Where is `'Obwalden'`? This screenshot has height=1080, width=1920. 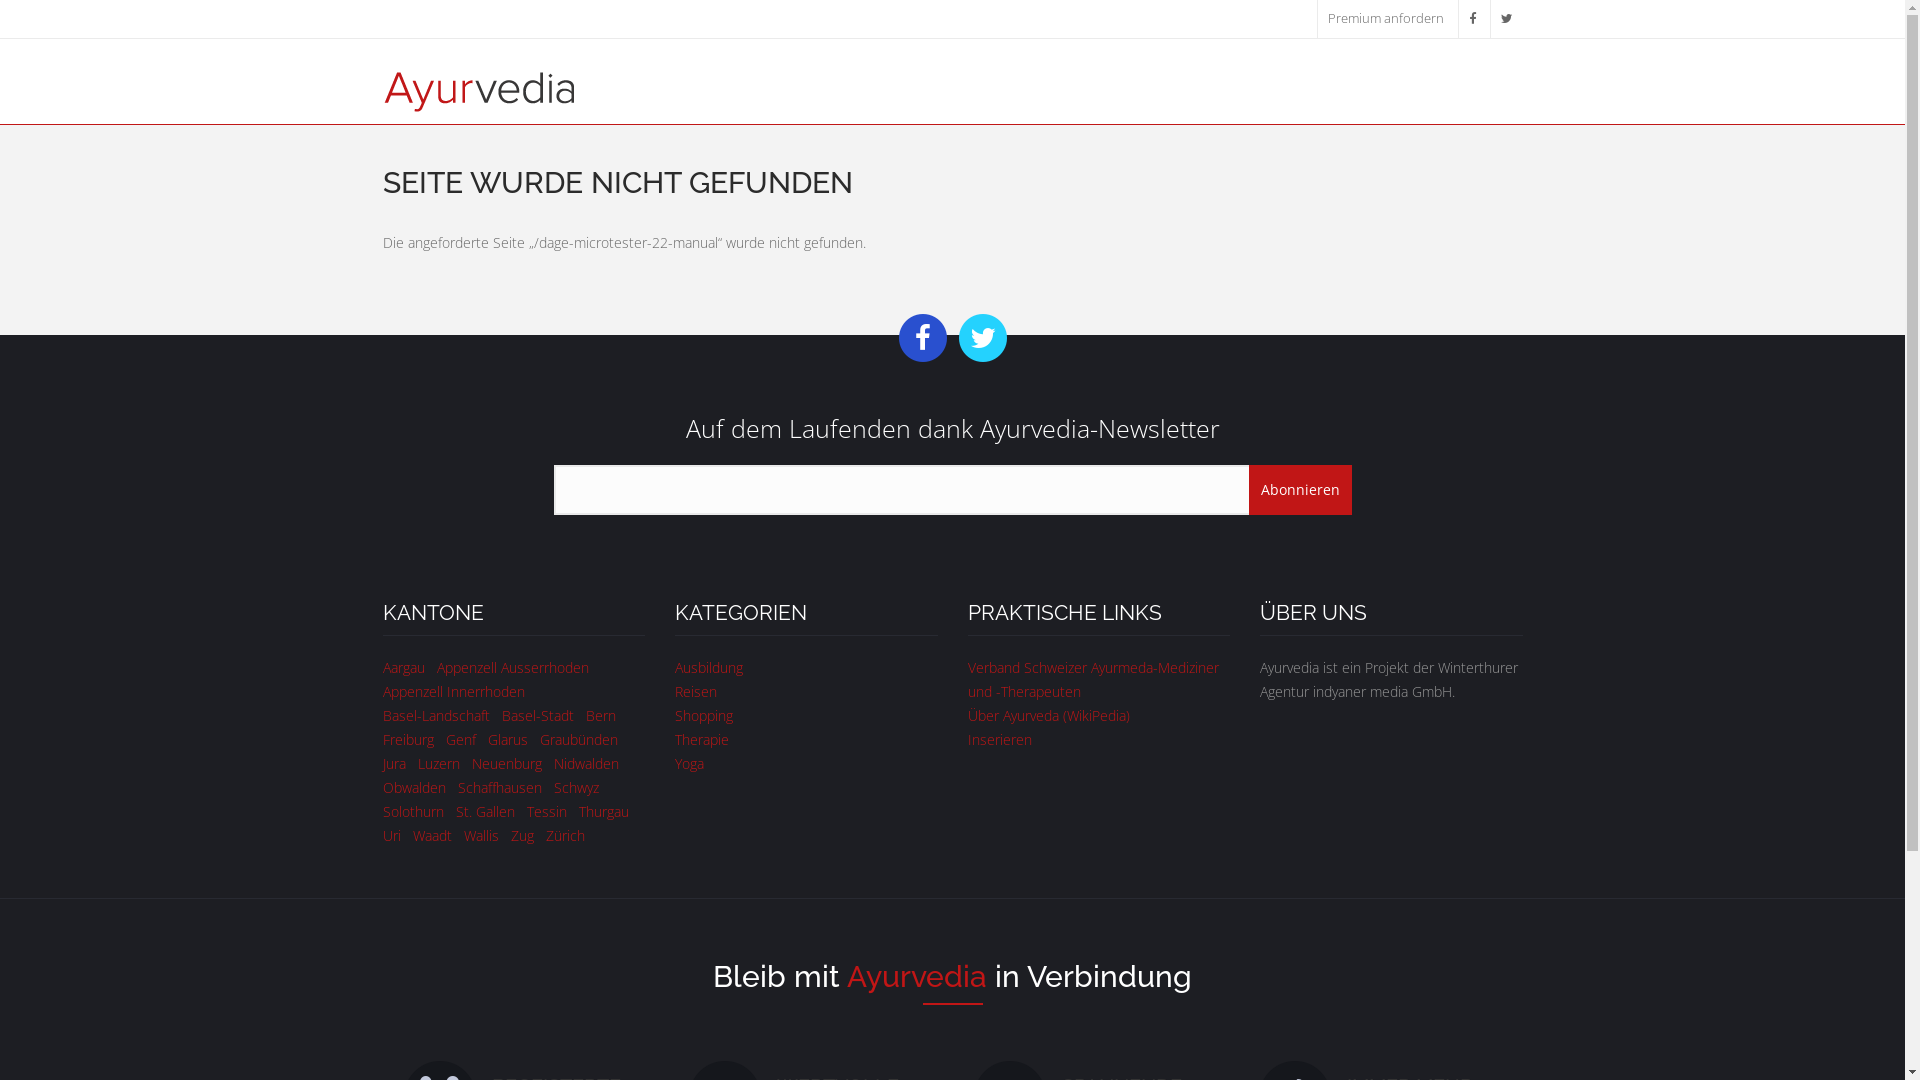
'Obwalden' is located at coordinates (382, 786).